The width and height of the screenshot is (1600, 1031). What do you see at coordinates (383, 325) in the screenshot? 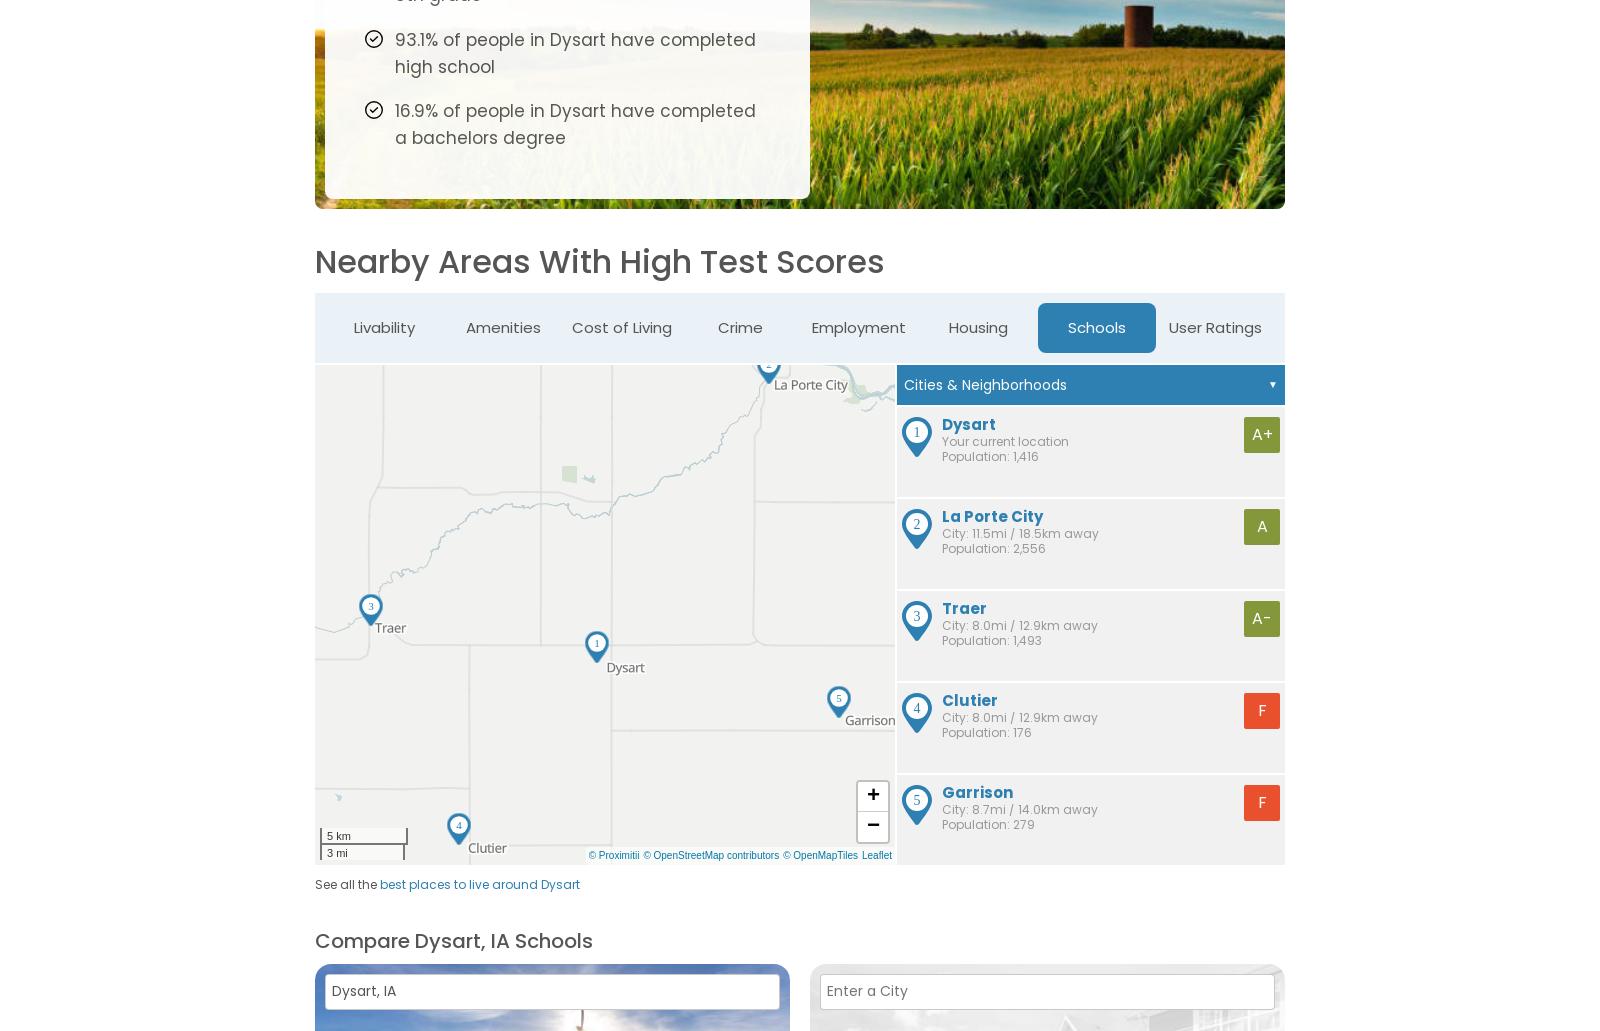
I see `'Livability'` at bounding box center [383, 325].